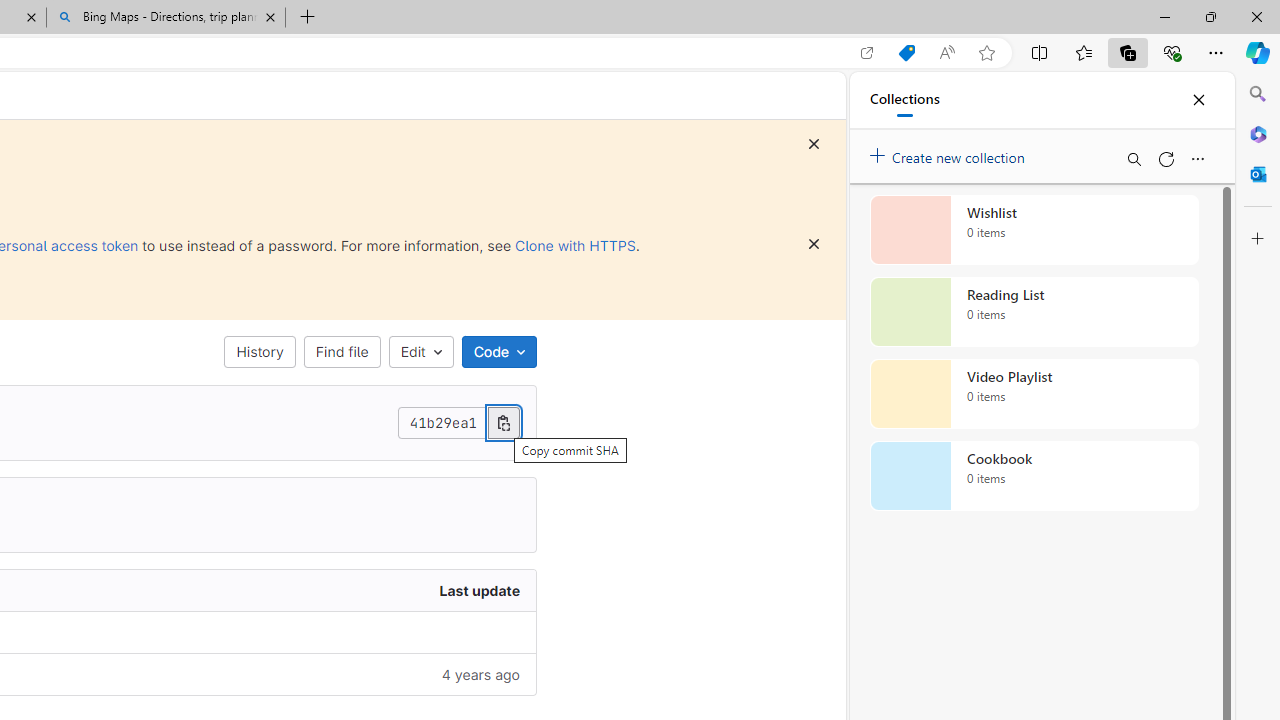 This screenshot has width=1280, height=720. What do you see at coordinates (867, 52) in the screenshot?
I see `'Open in app'` at bounding box center [867, 52].